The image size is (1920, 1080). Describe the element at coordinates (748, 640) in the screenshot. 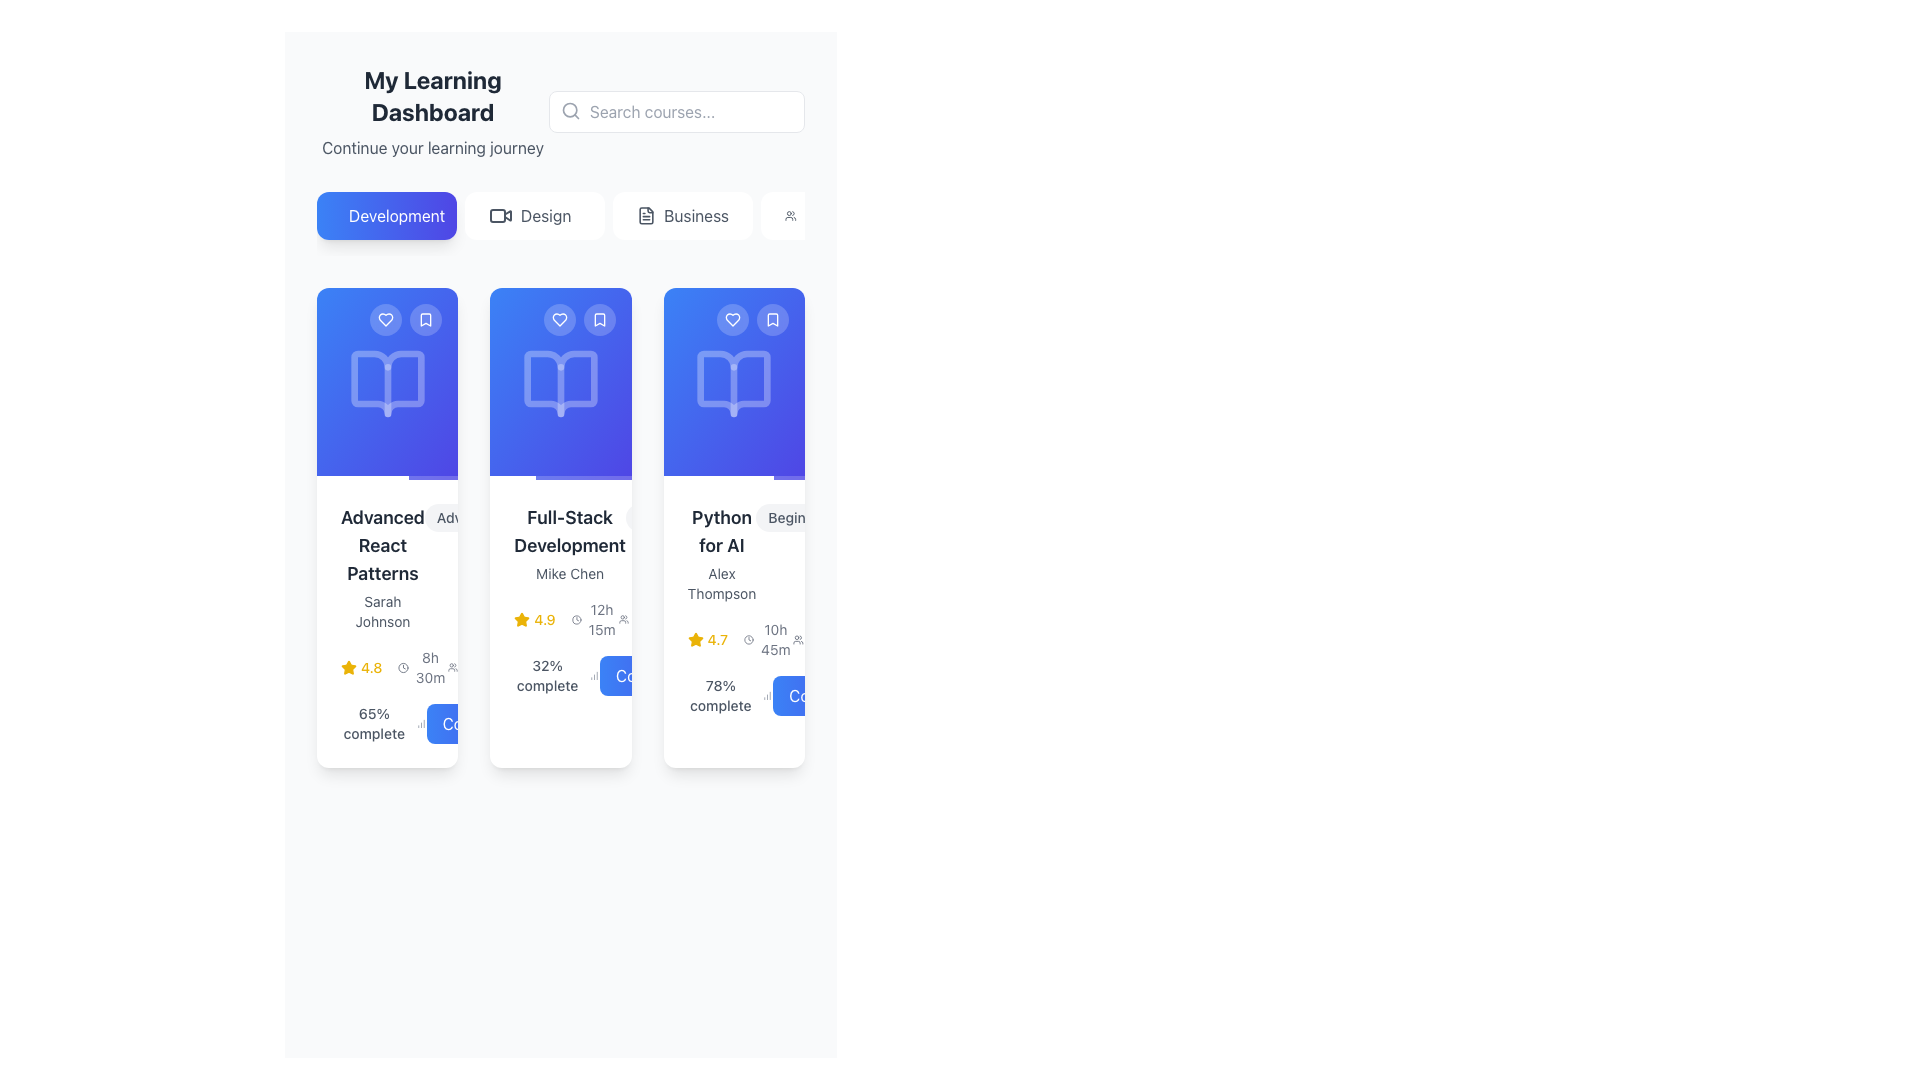

I see `the SVG icon representing the concept of time, located to the left of the text '10h 45m' in the 'Python for AI' course card` at that location.